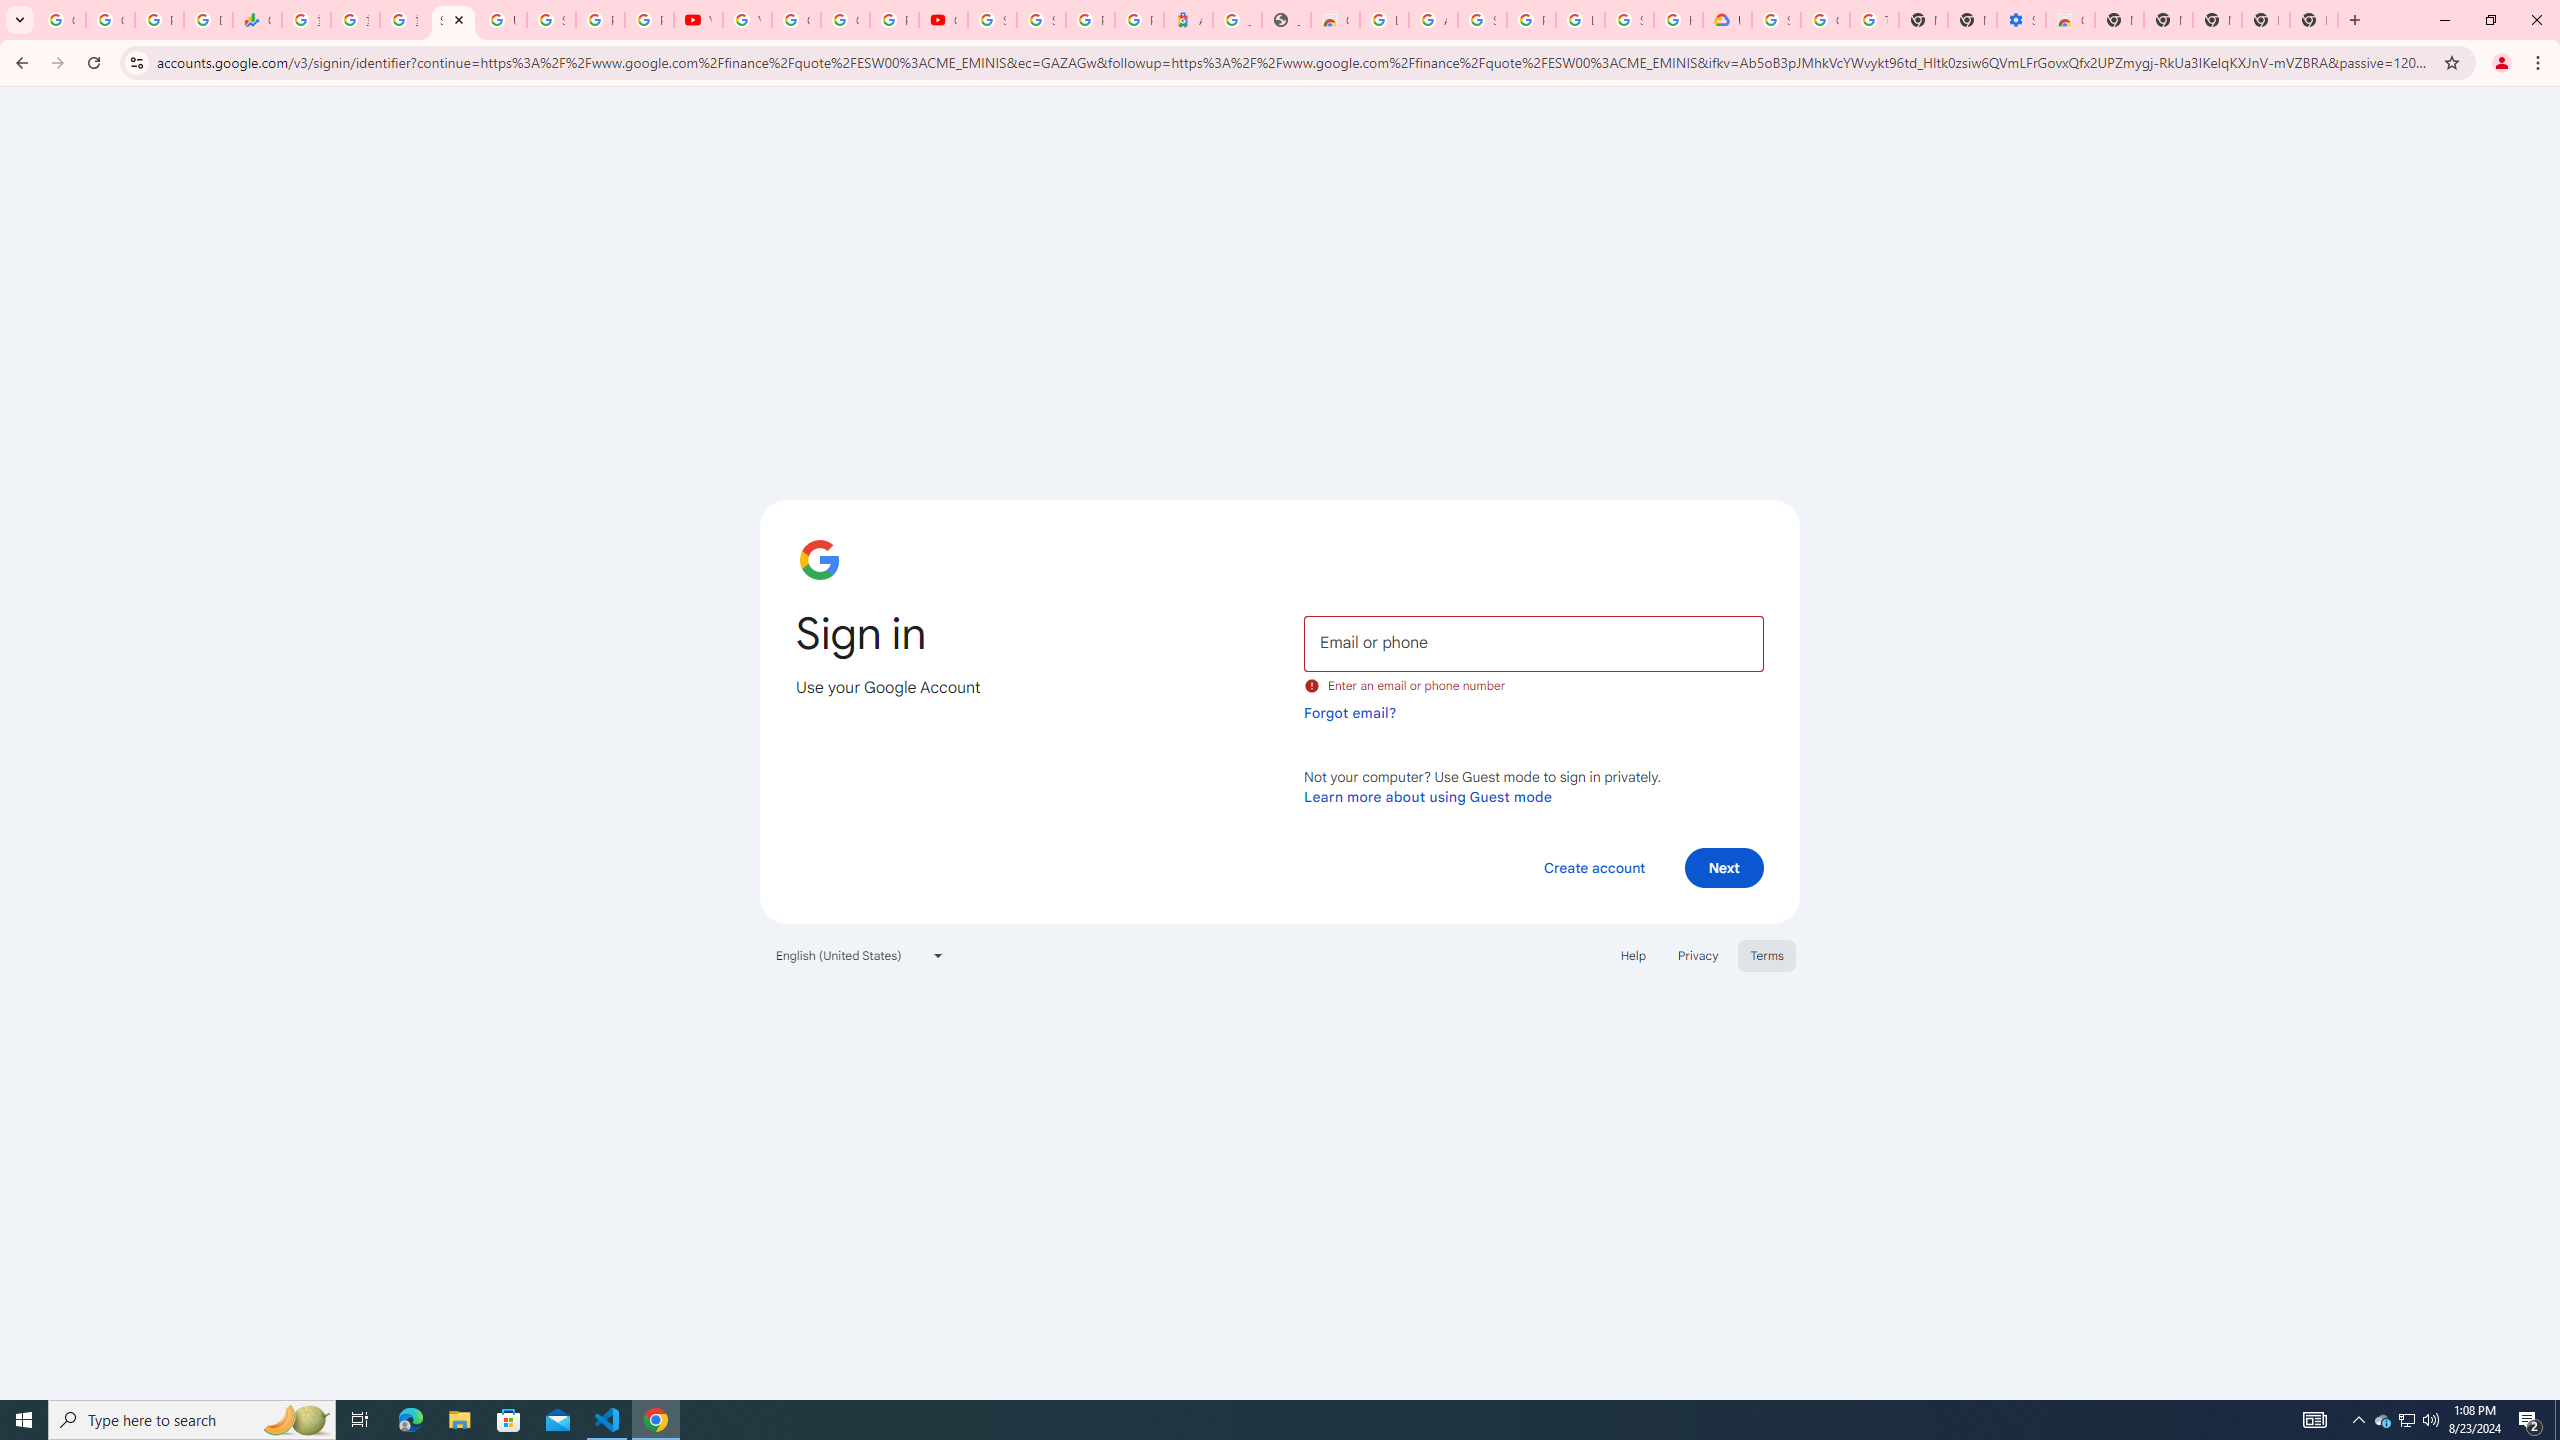 This screenshot has width=2560, height=1440. Describe the element at coordinates (860, 954) in the screenshot. I see `'English (United States)'` at that location.